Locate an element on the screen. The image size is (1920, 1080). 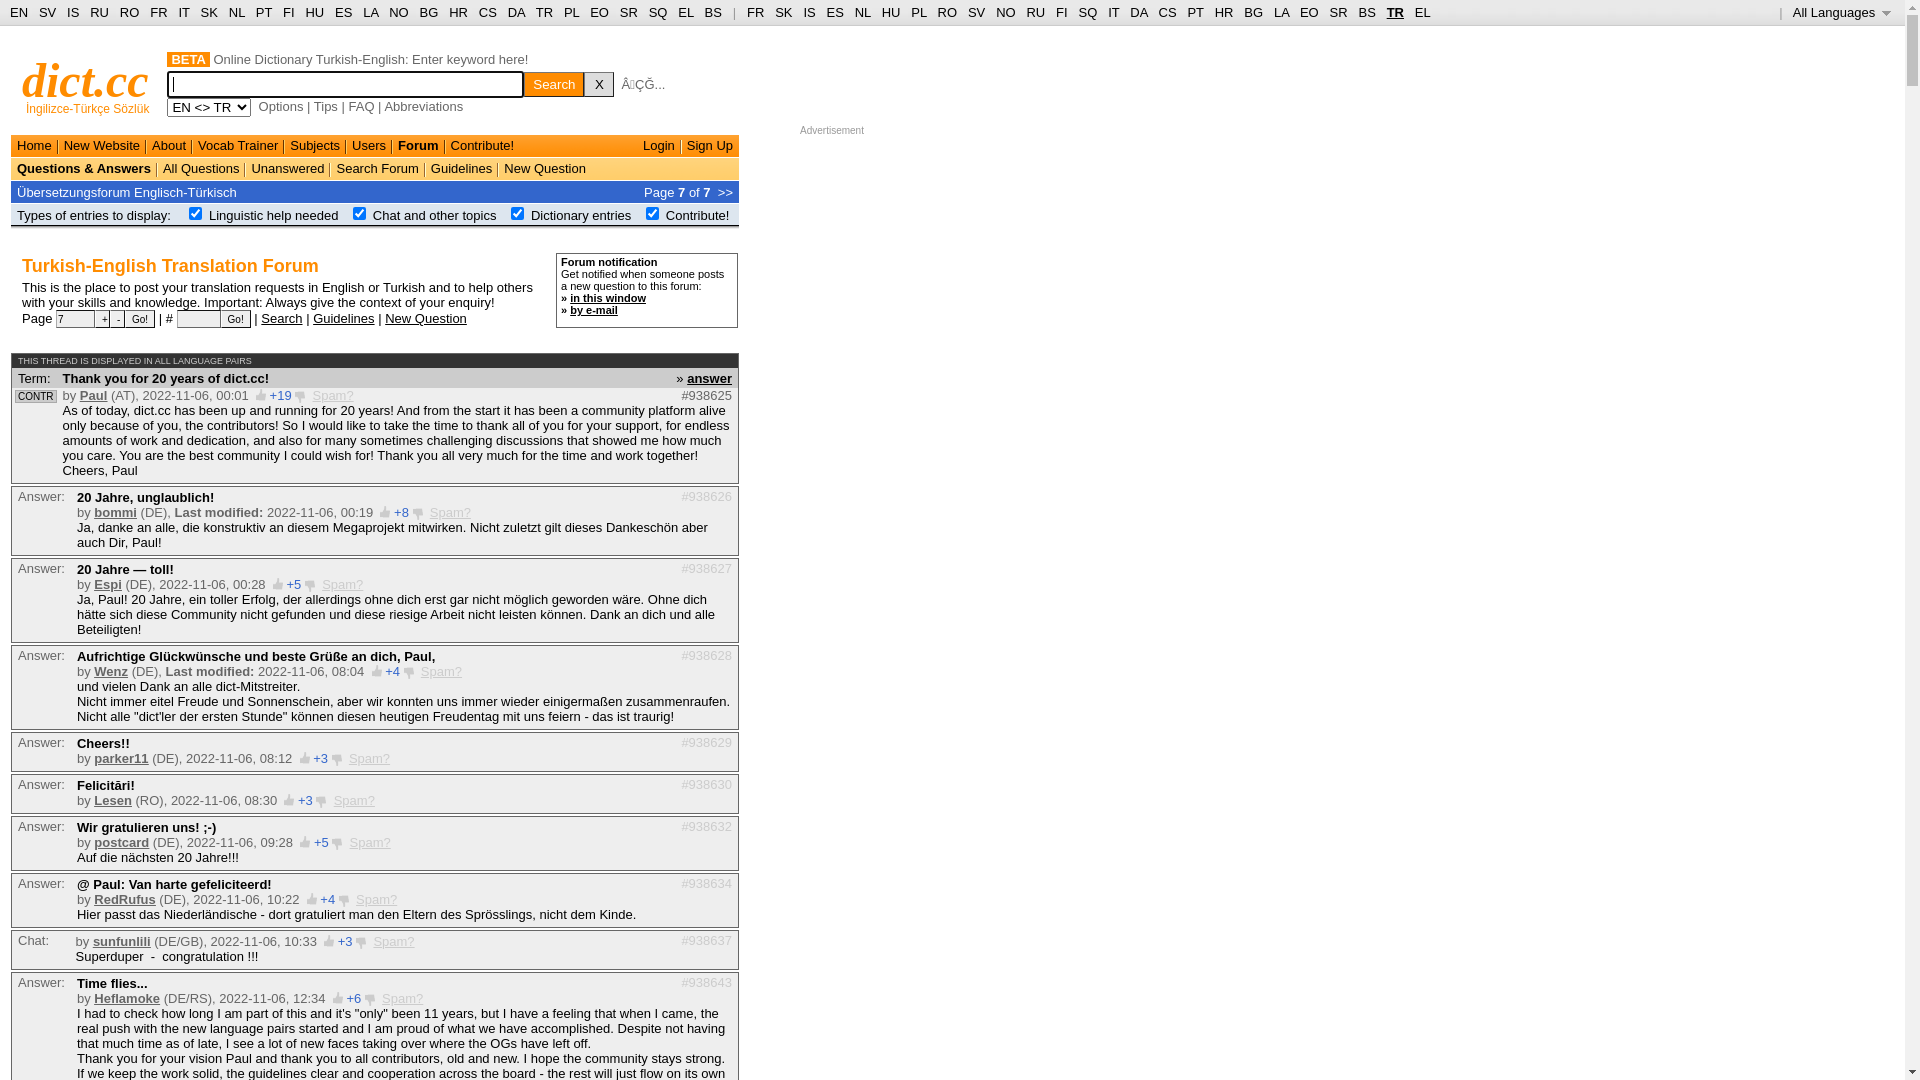
'Contribute!' is located at coordinates (483, 144).